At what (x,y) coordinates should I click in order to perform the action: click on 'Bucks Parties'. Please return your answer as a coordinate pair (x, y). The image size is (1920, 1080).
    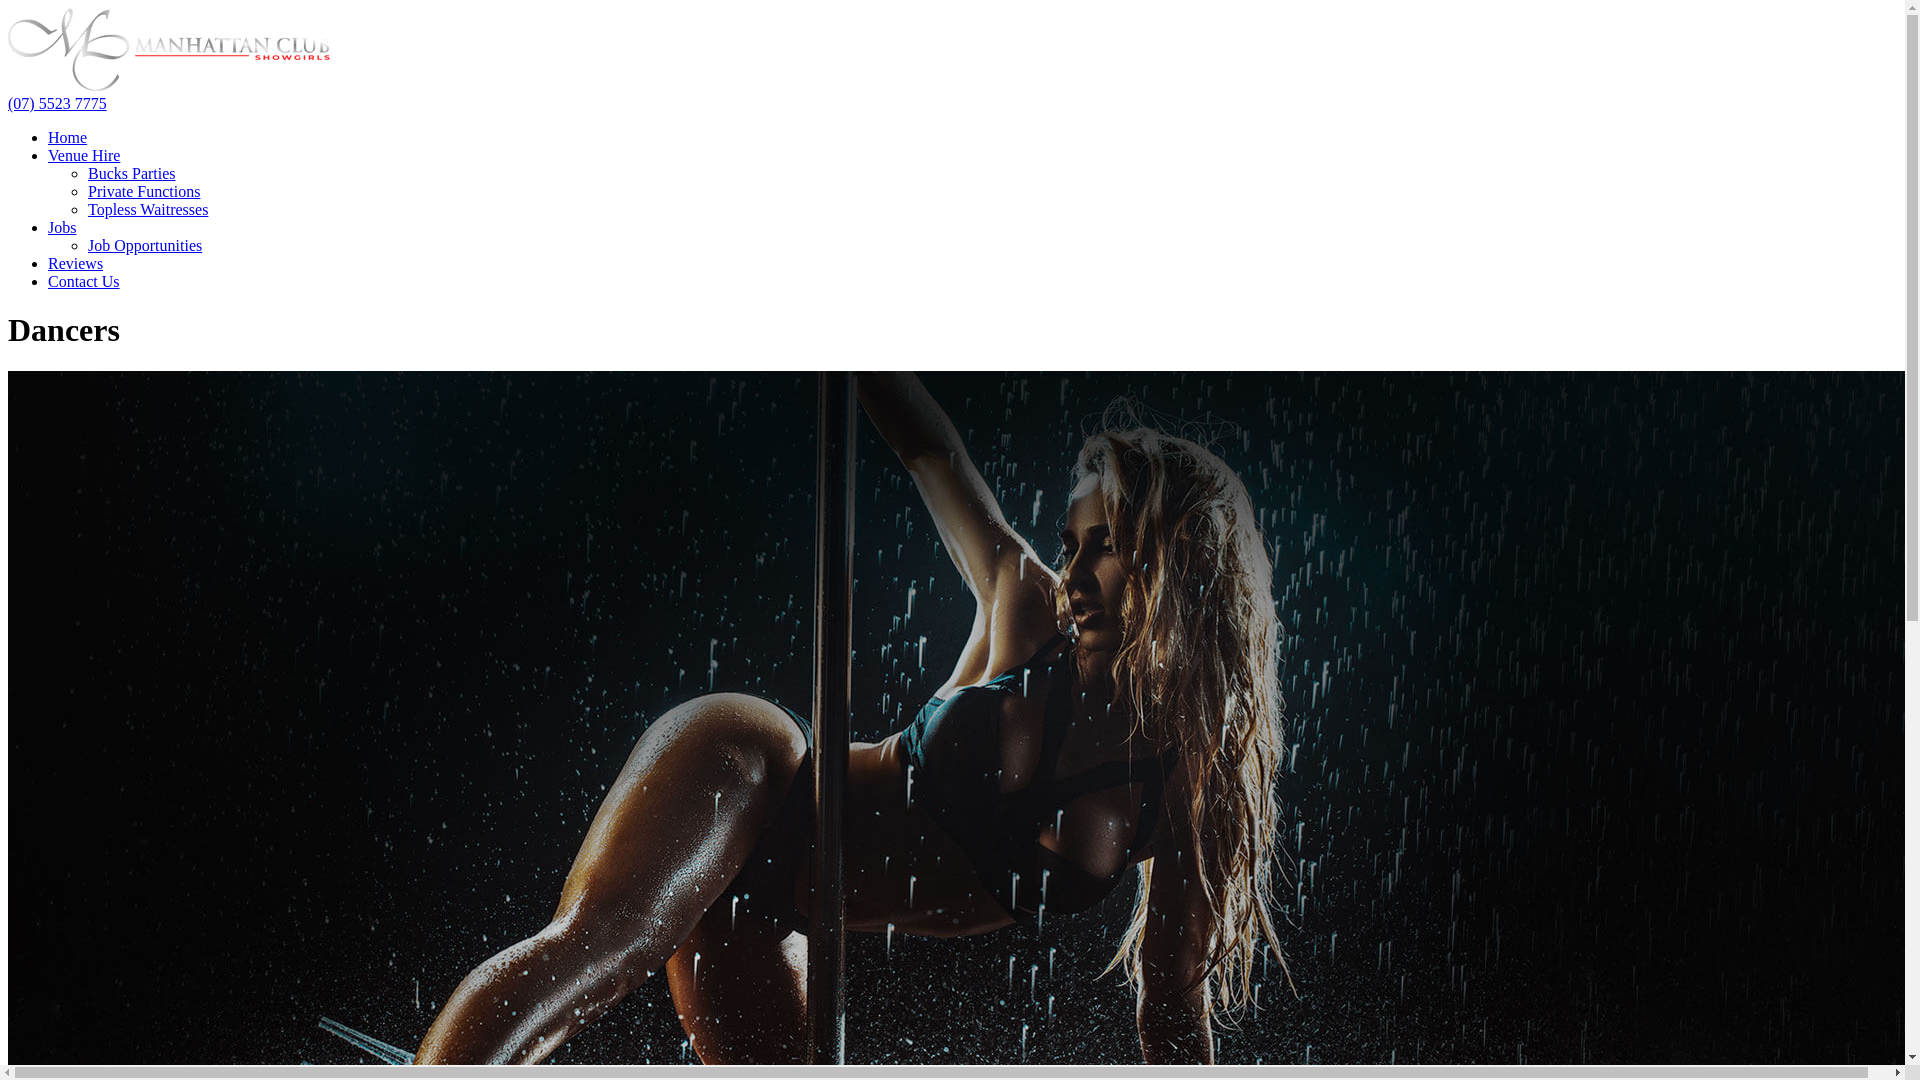
    Looking at the image, I should click on (130, 172).